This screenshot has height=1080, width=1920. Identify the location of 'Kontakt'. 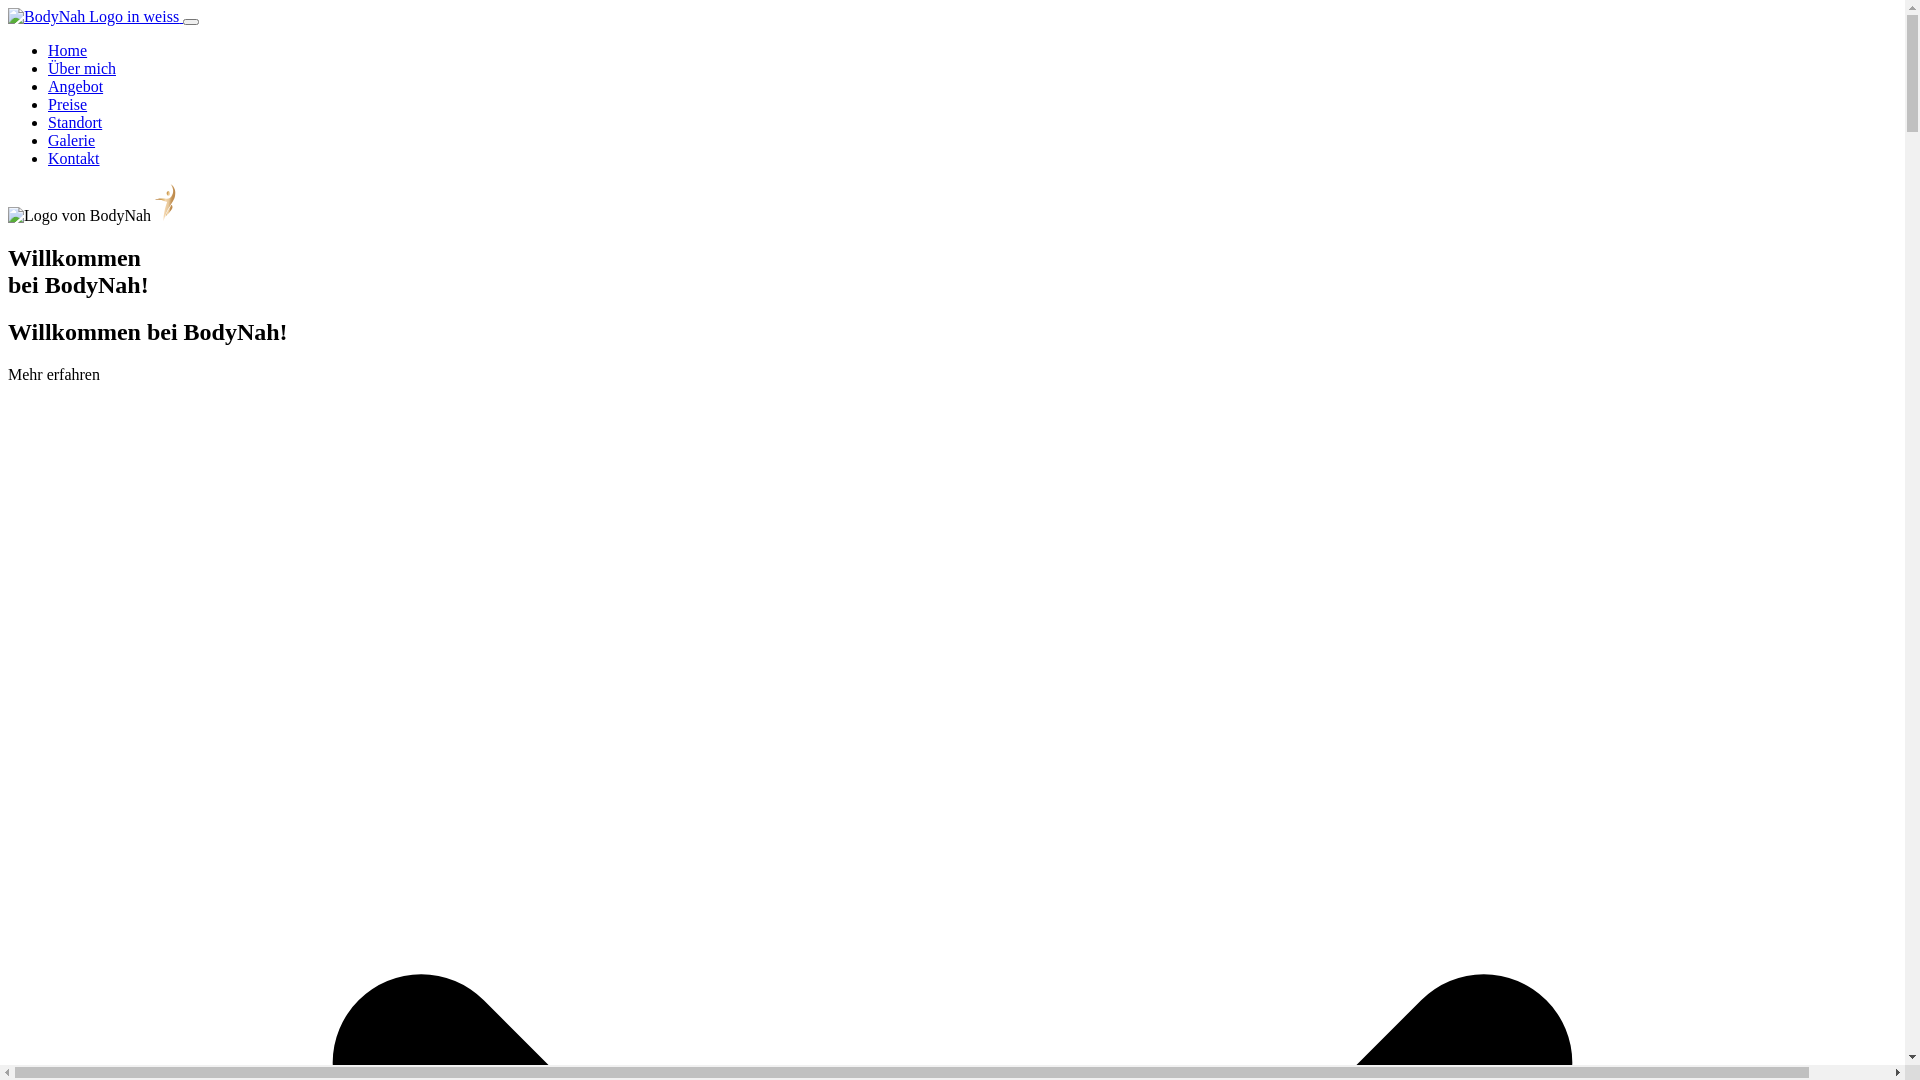
(73, 157).